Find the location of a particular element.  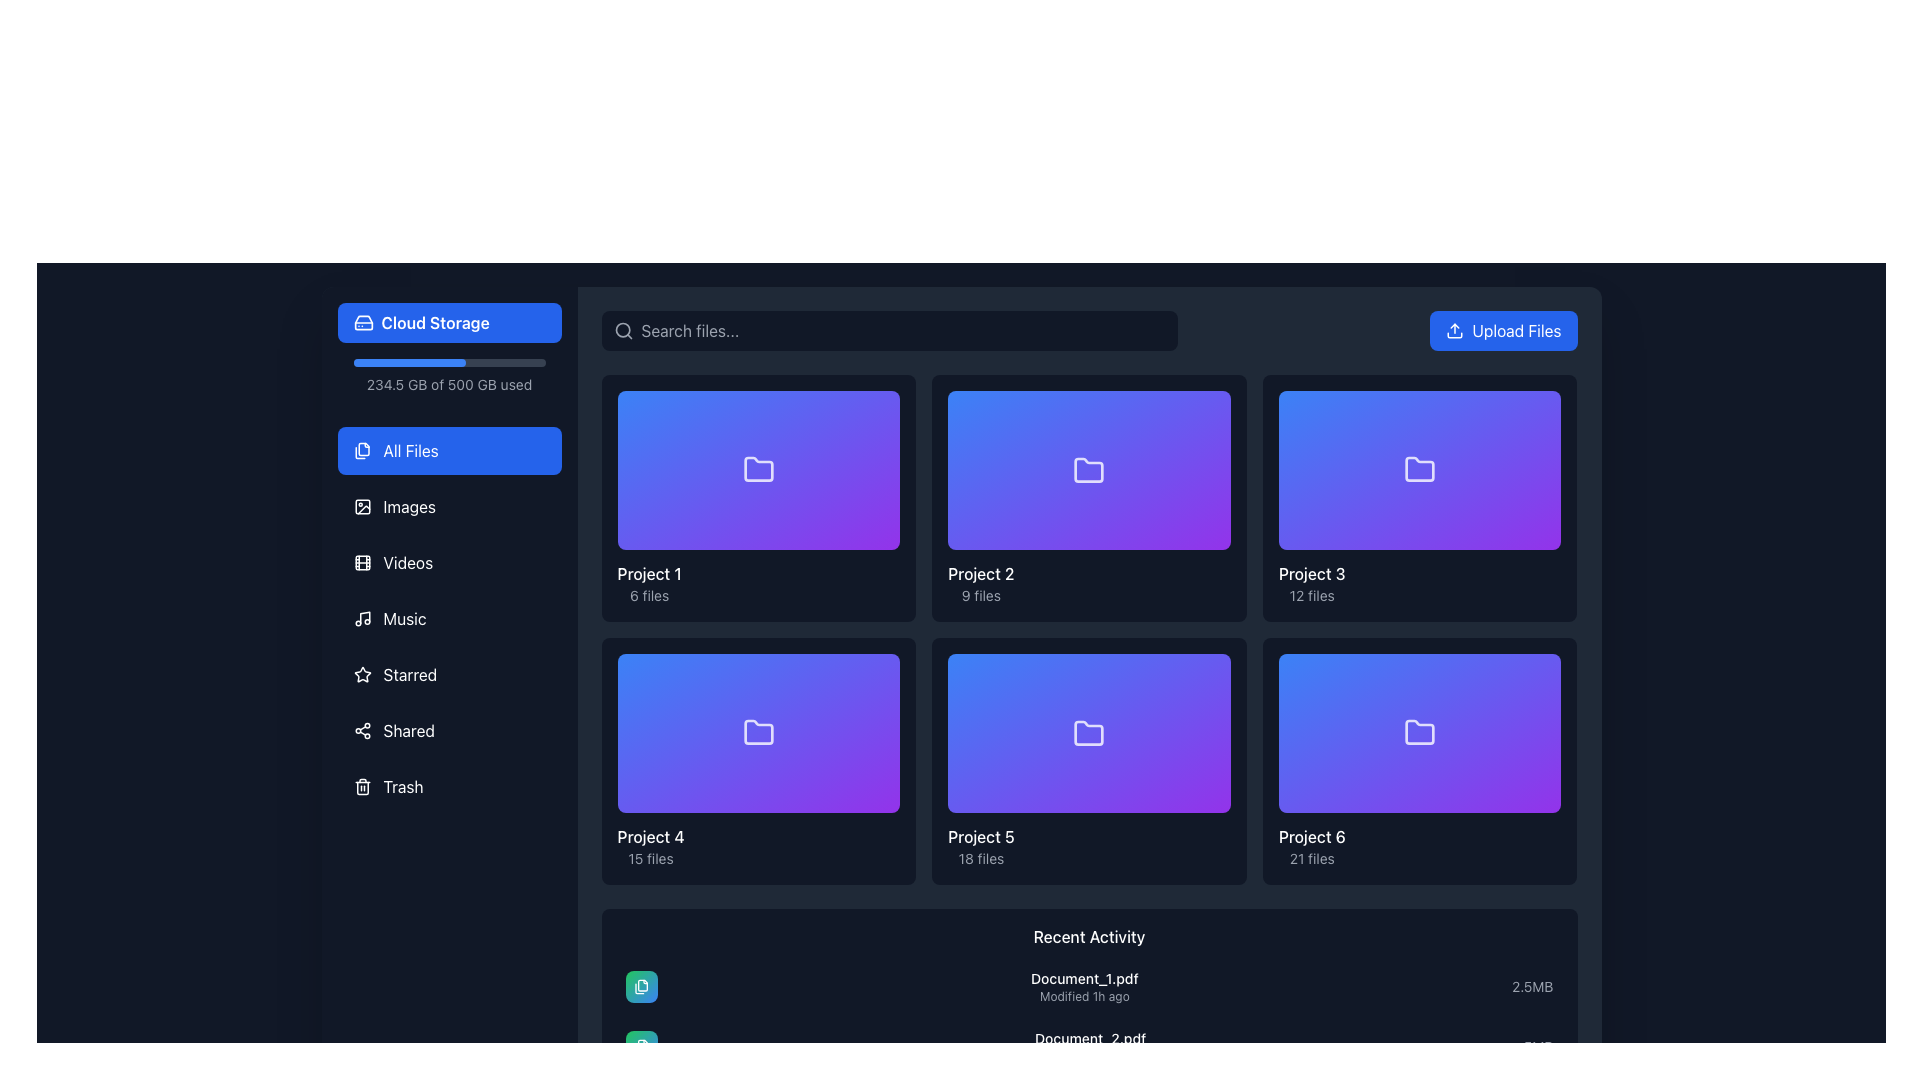

the progress indicator displaying storage usage information located in the left panel below the 'Cloud Storage' label is located at coordinates (448, 377).